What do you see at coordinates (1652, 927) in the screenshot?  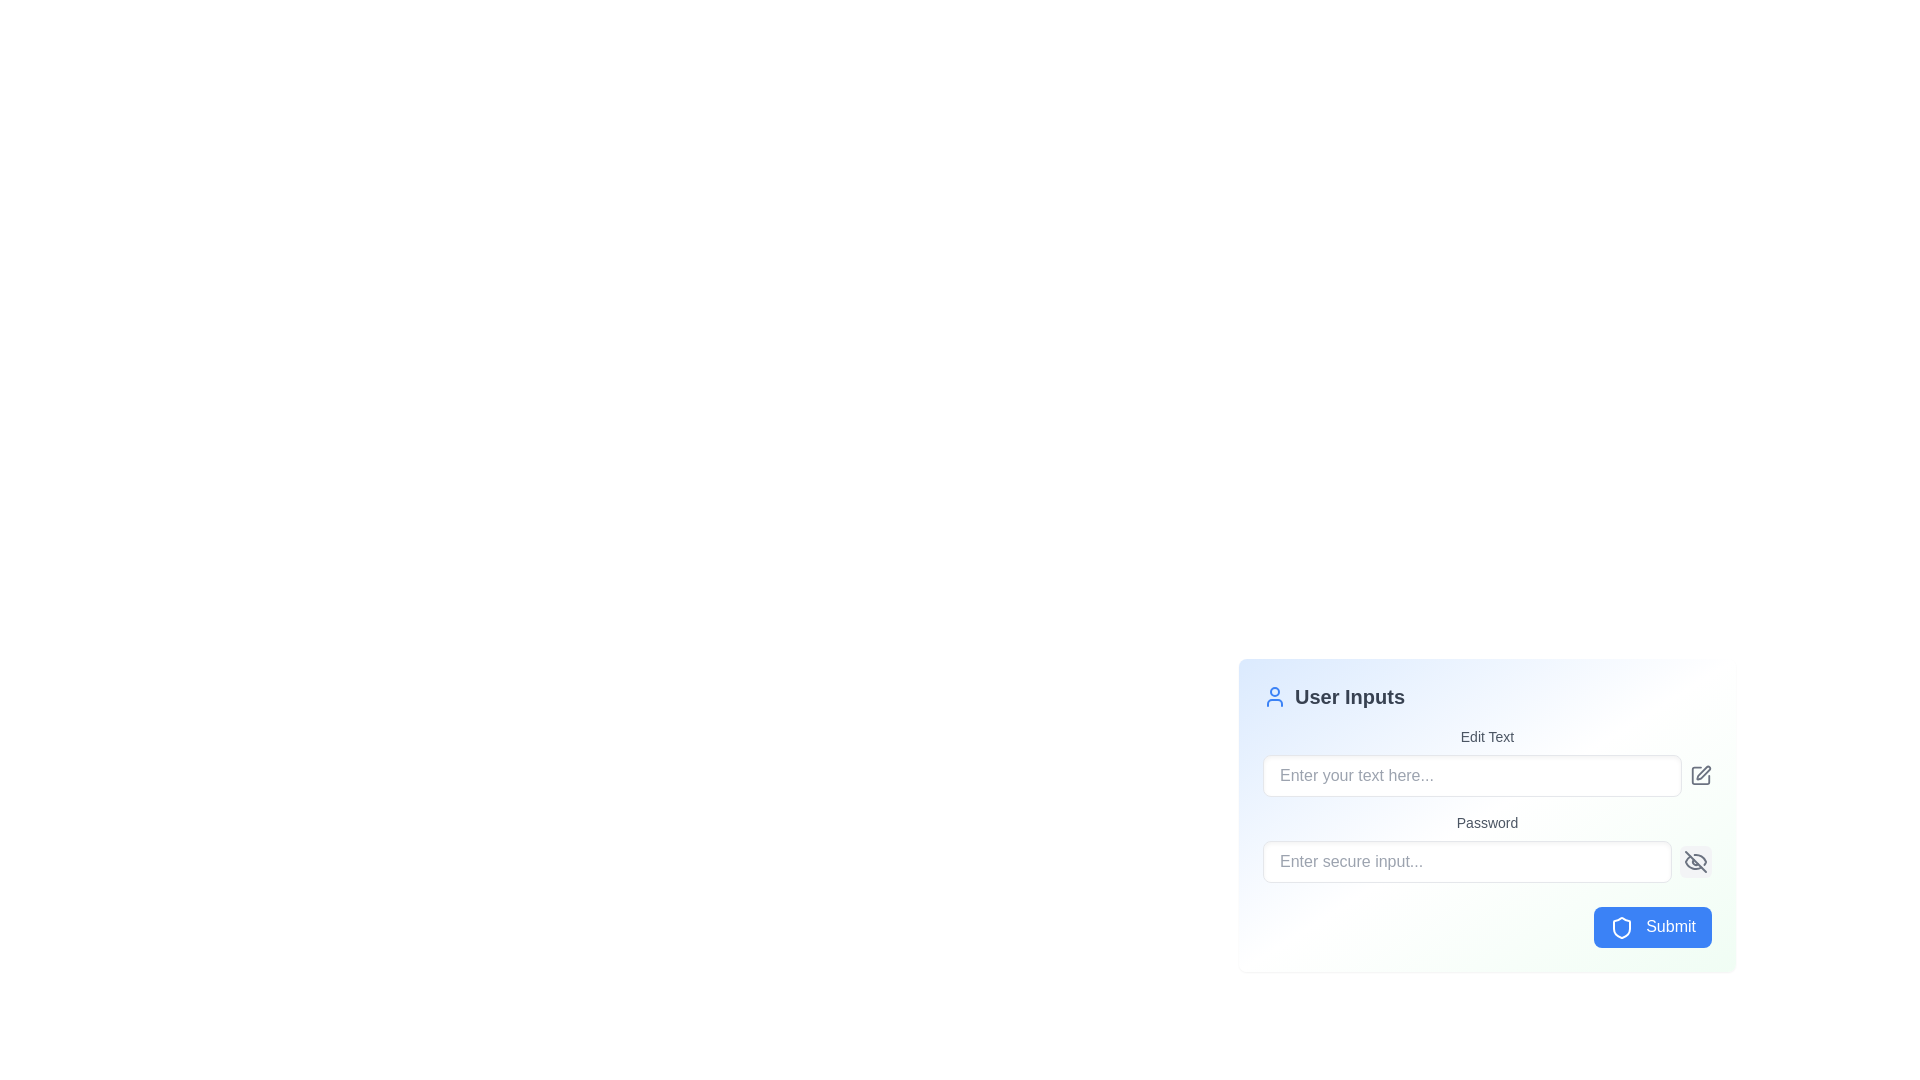 I see `the 'Submit' button with a blue background and shield icon located at the bottom-right corner of the 'User Inputs' panel` at bounding box center [1652, 927].